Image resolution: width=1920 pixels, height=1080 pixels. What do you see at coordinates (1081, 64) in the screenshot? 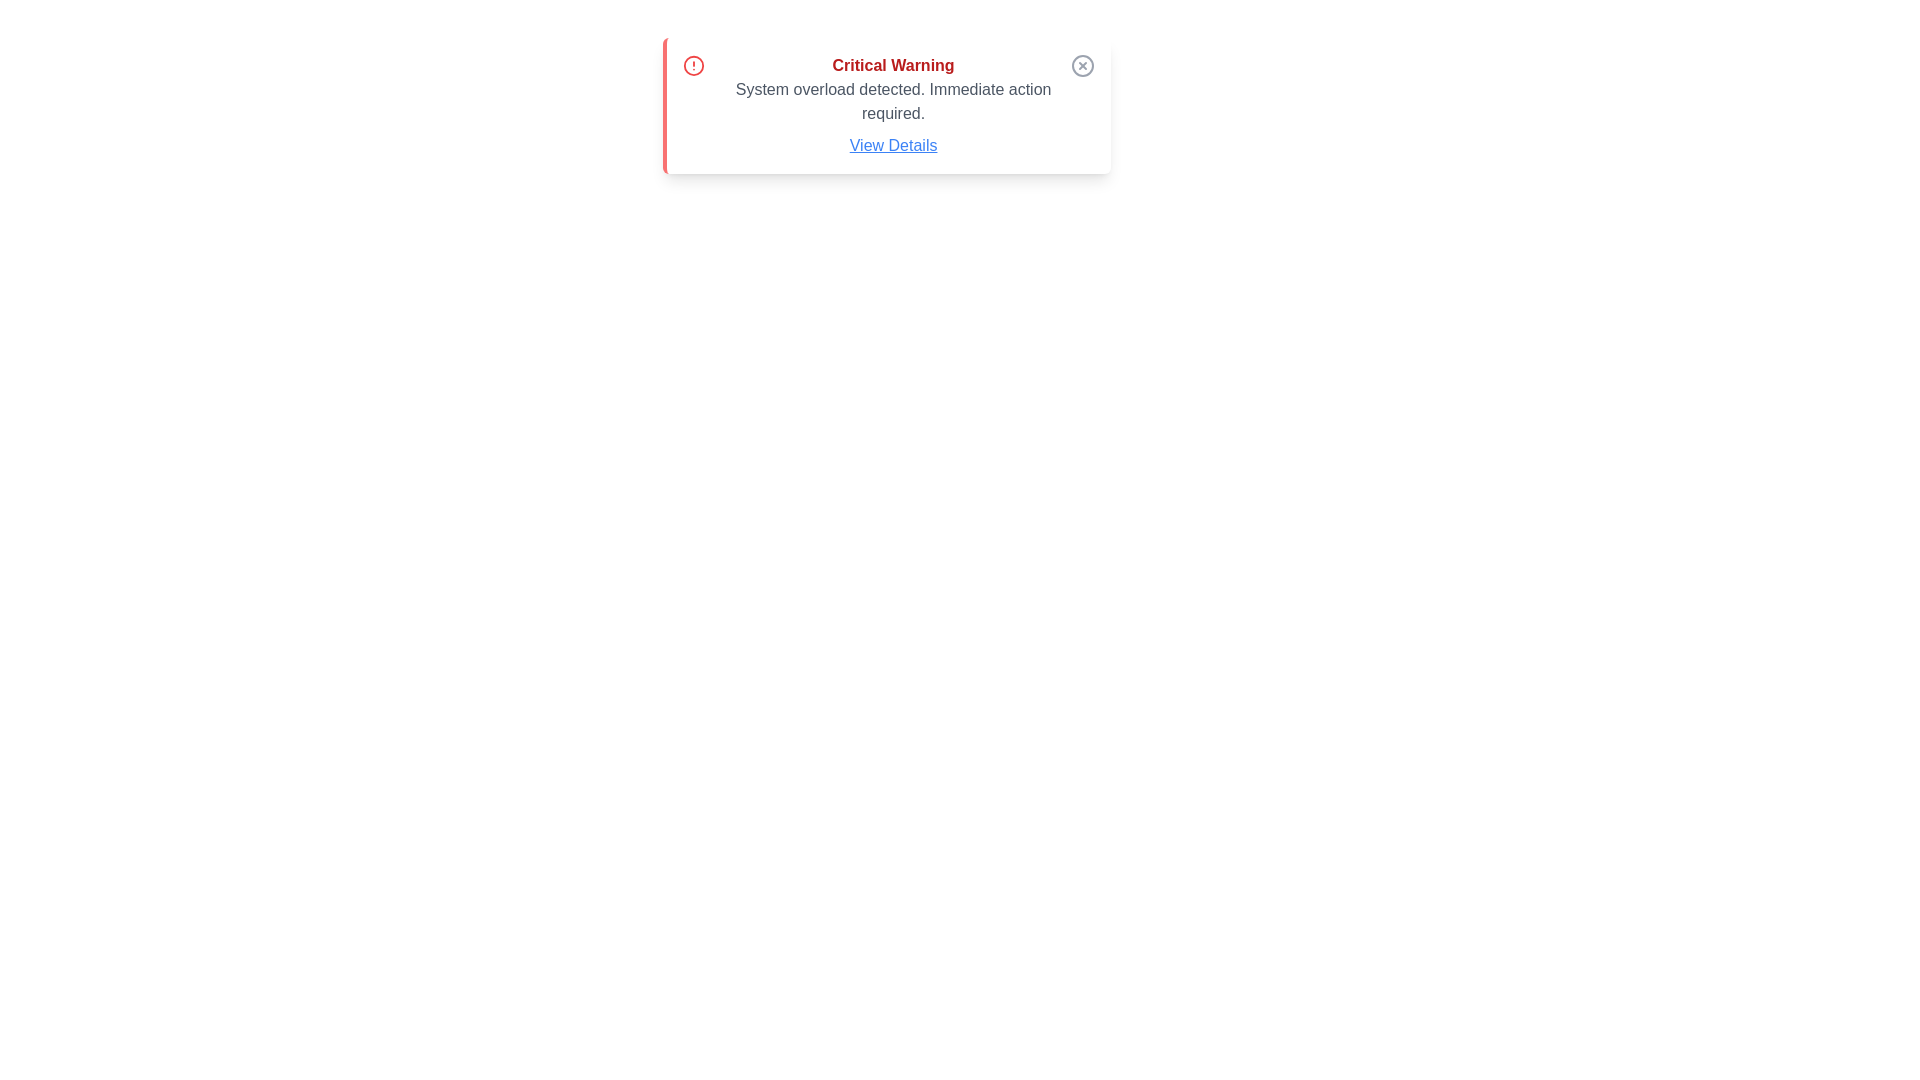
I see `the close button located in the top-right corner of the notification box` at bounding box center [1081, 64].